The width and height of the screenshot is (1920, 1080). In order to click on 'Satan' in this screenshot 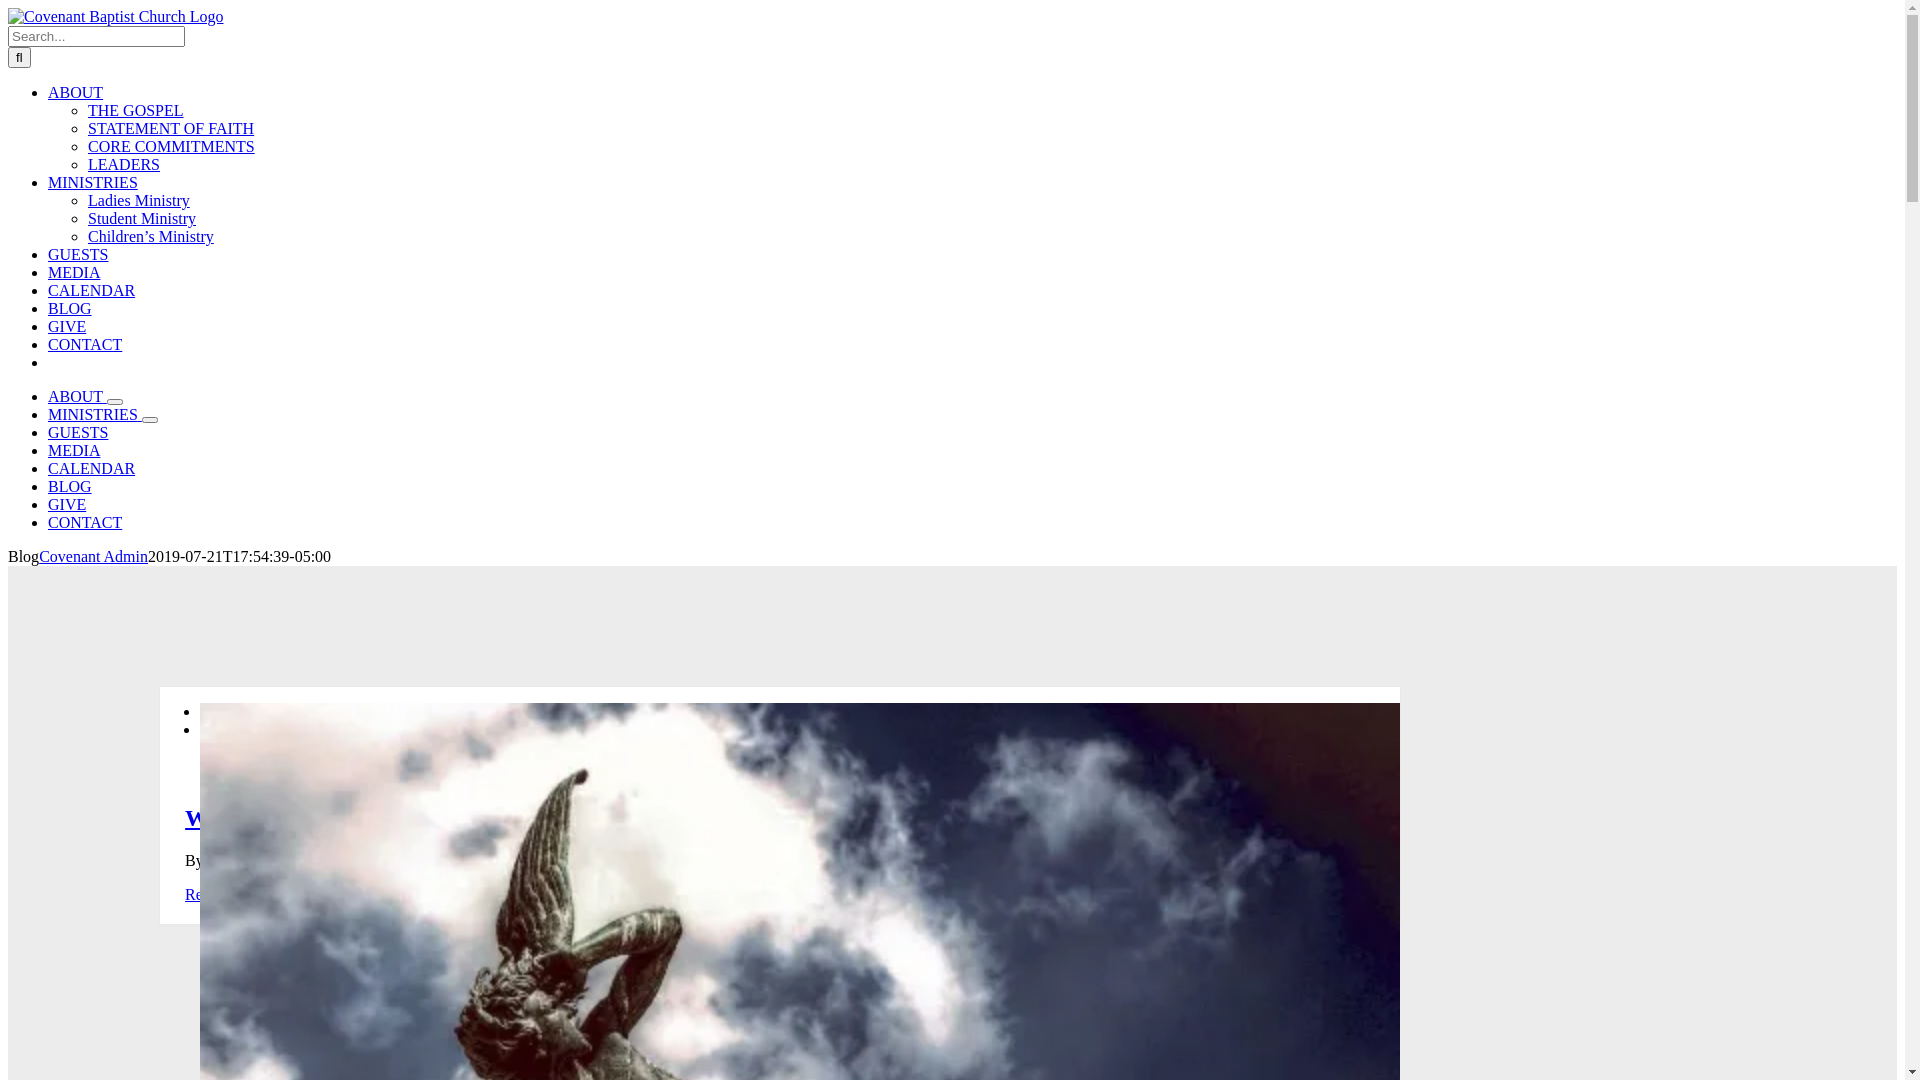, I will do `click(632, 859)`.